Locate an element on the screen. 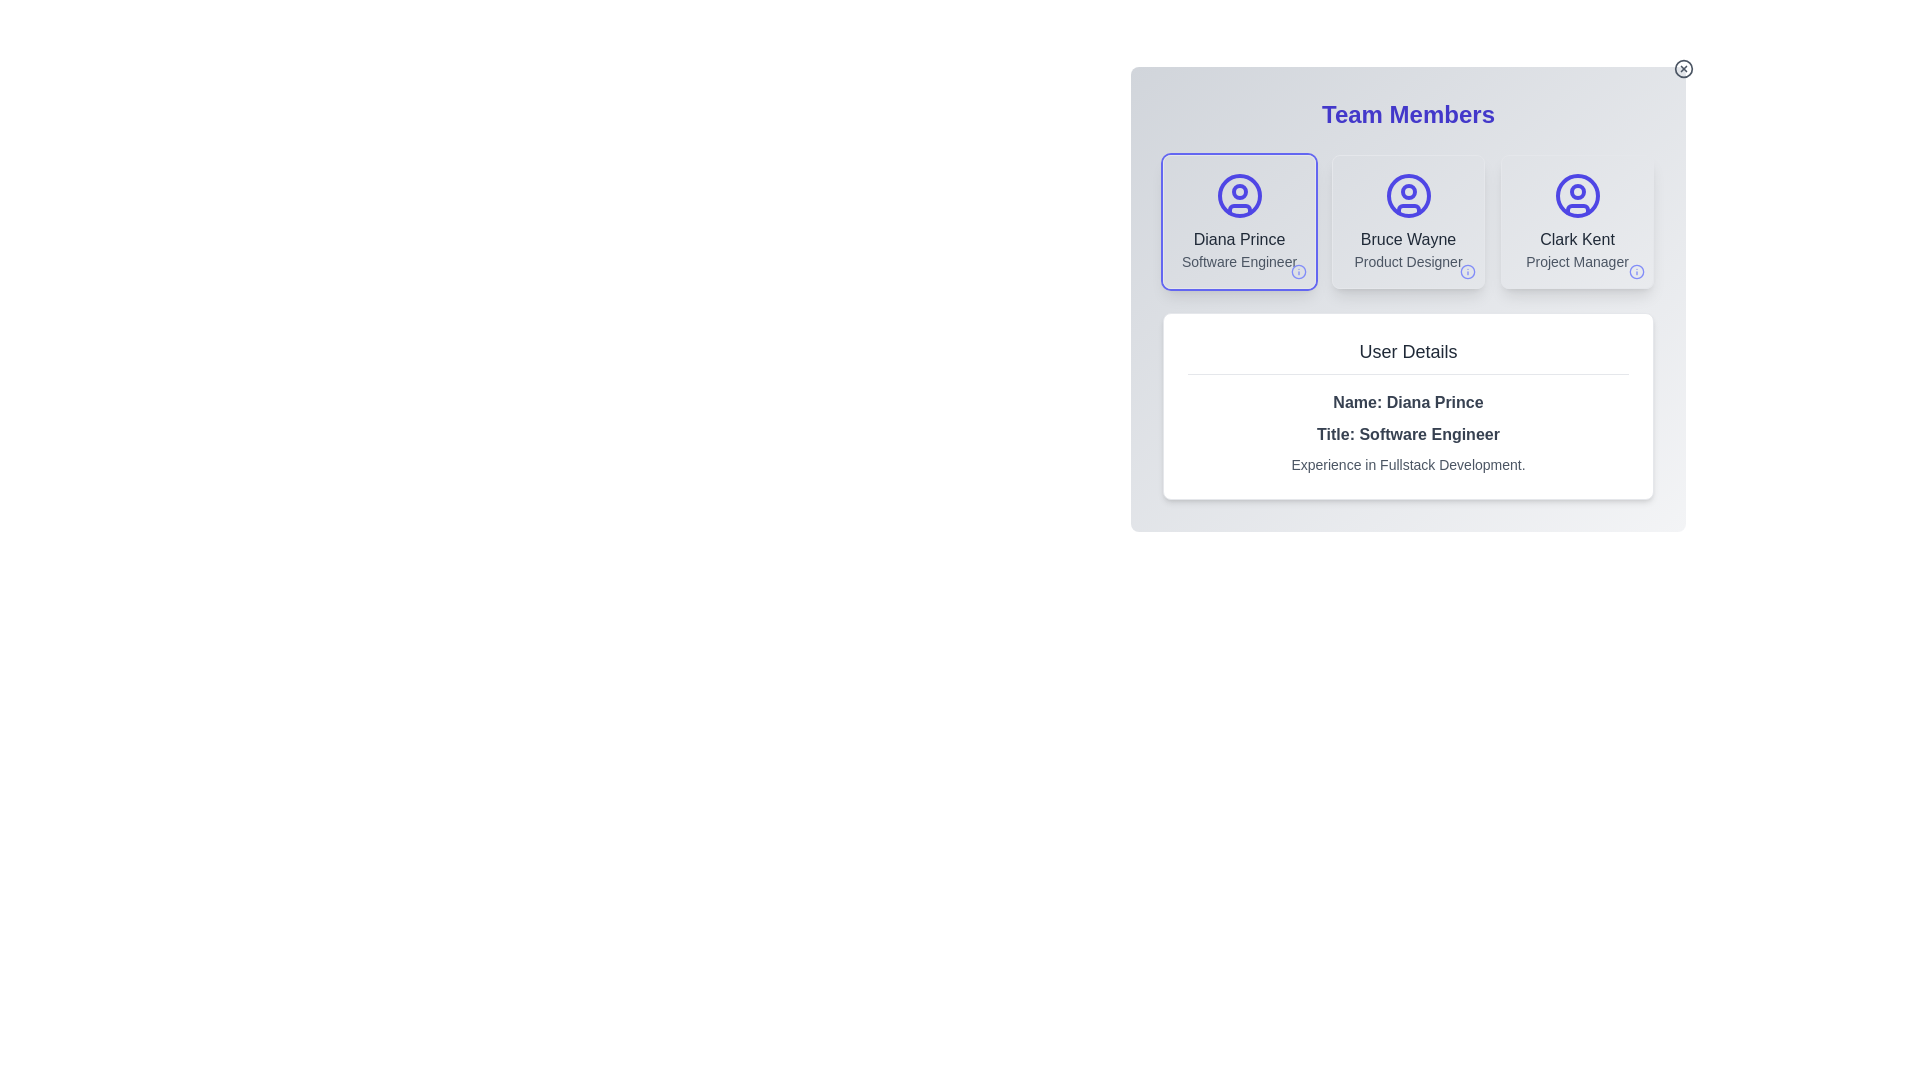 This screenshot has width=1920, height=1080. the text label displaying 'Bruce Wayne' in the Team Members section, located in the middle column of the card structure is located at coordinates (1407, 238).